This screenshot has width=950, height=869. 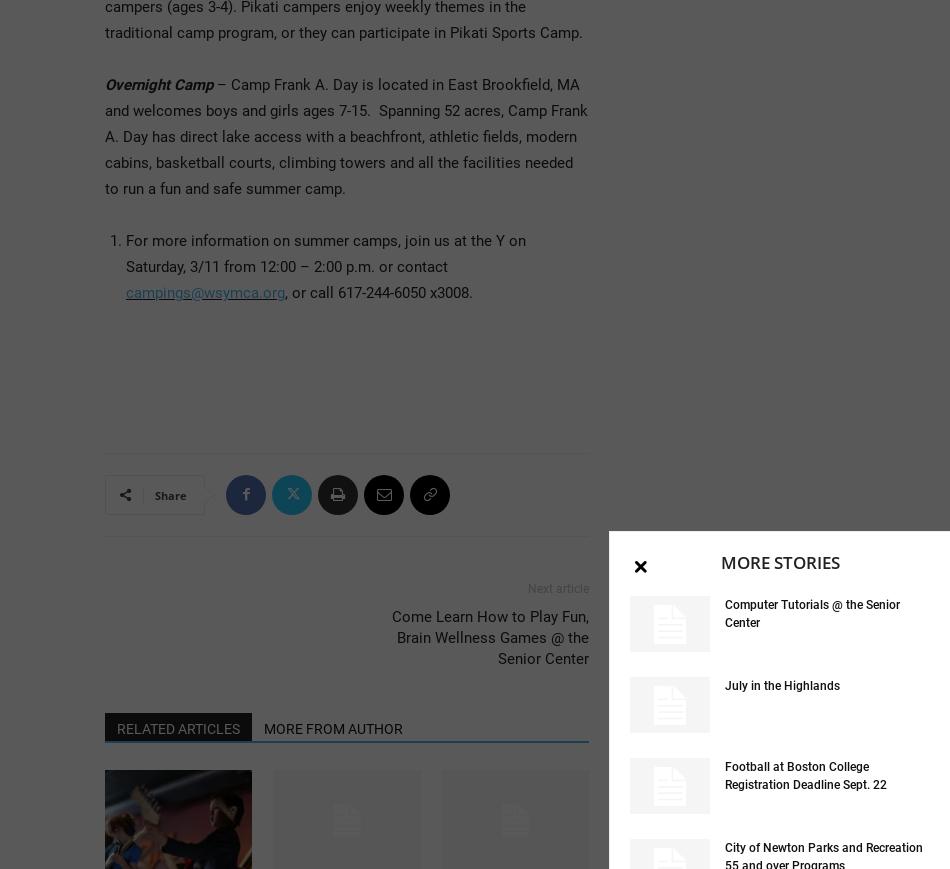 I want to click on 'Share', so click(x=171, y=494).